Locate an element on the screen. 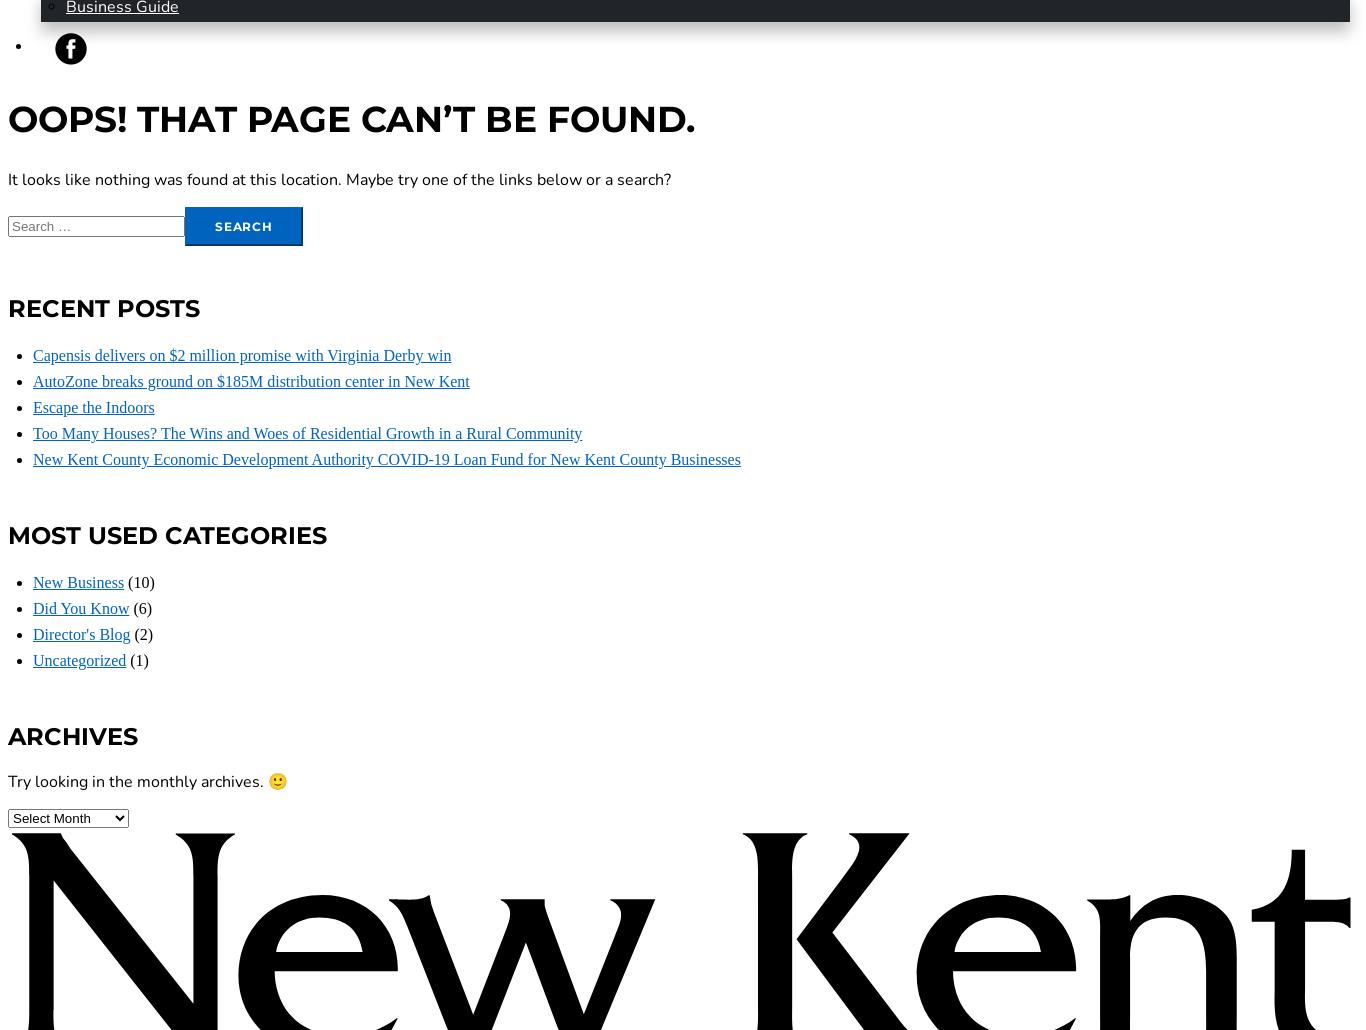  'It looks like nothing was found at this location. Maybe try one of the links below or a search?' is located at coordinates (339, 180).